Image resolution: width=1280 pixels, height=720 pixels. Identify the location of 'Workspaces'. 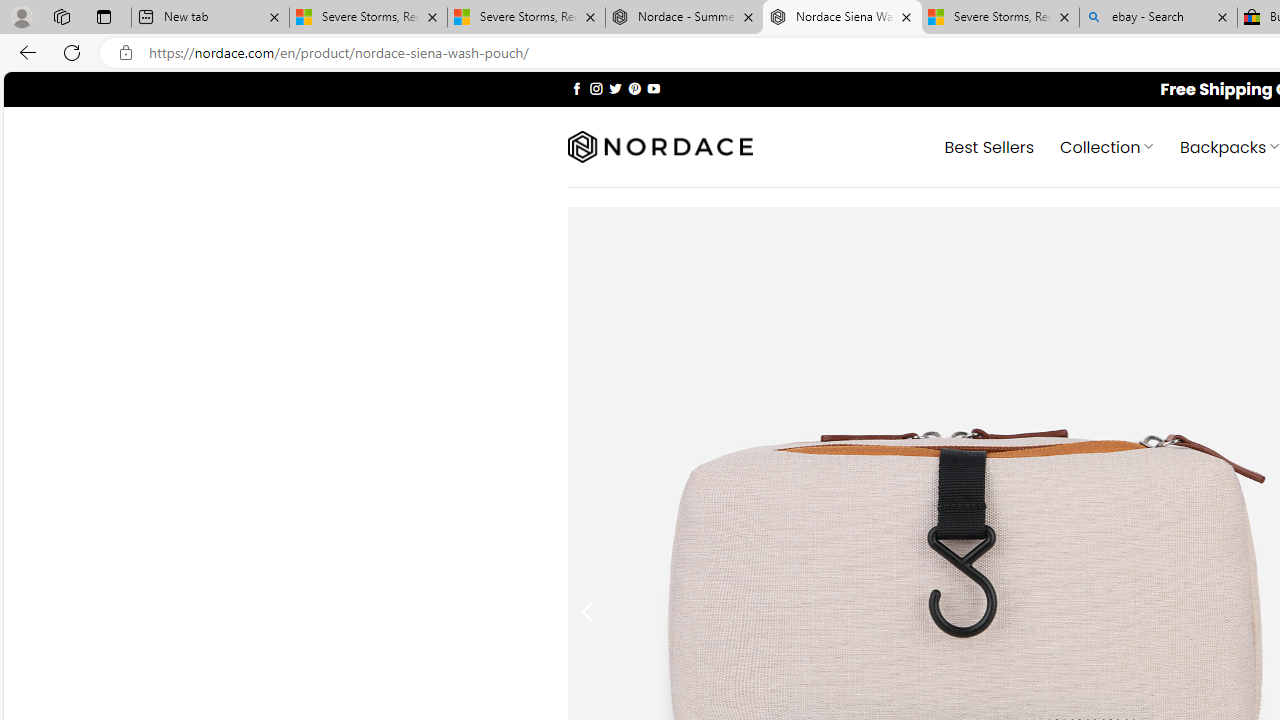
(61, 16).